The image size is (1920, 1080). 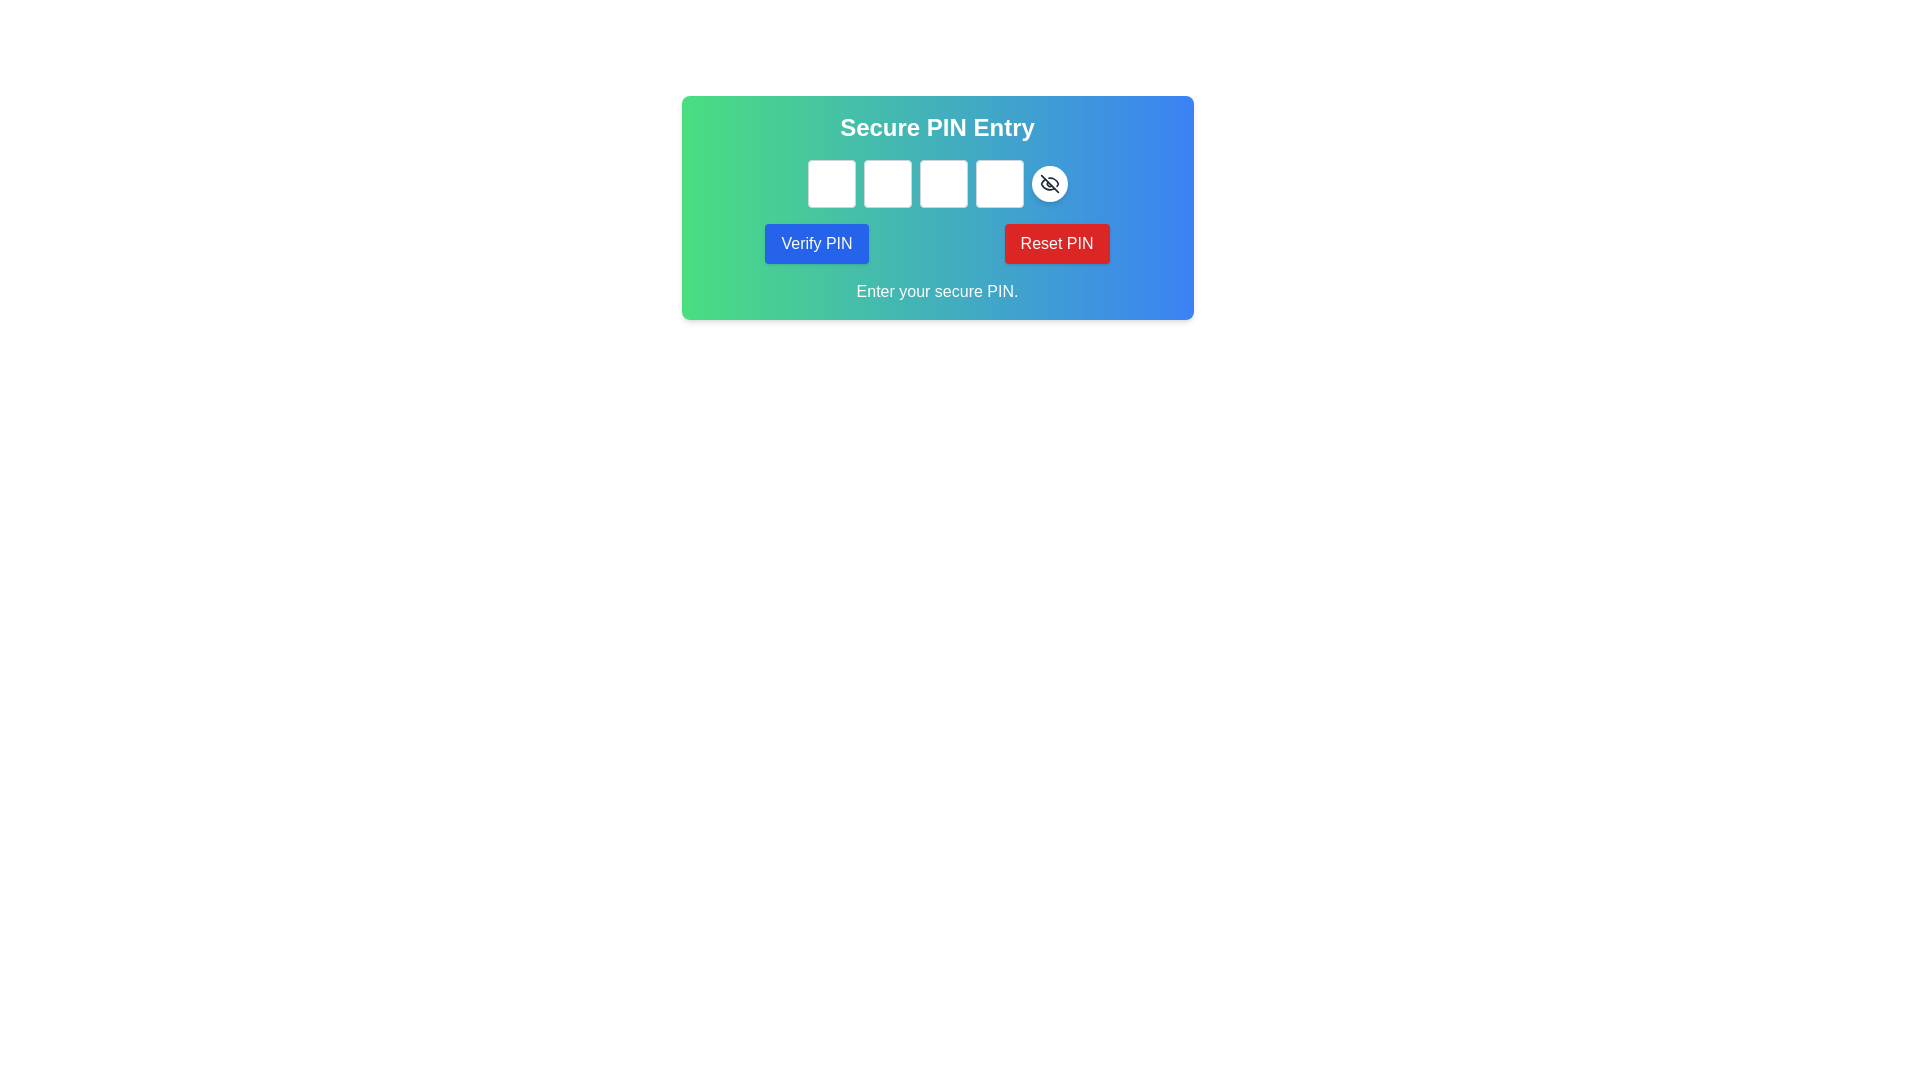 What do you see at coordinates (816, 242) in the screenshot?
I see `the 'Verify PIN' button, which is a rectangular button with a blue background and white text, to observe its hover effect` at bounding box center [816, 242].